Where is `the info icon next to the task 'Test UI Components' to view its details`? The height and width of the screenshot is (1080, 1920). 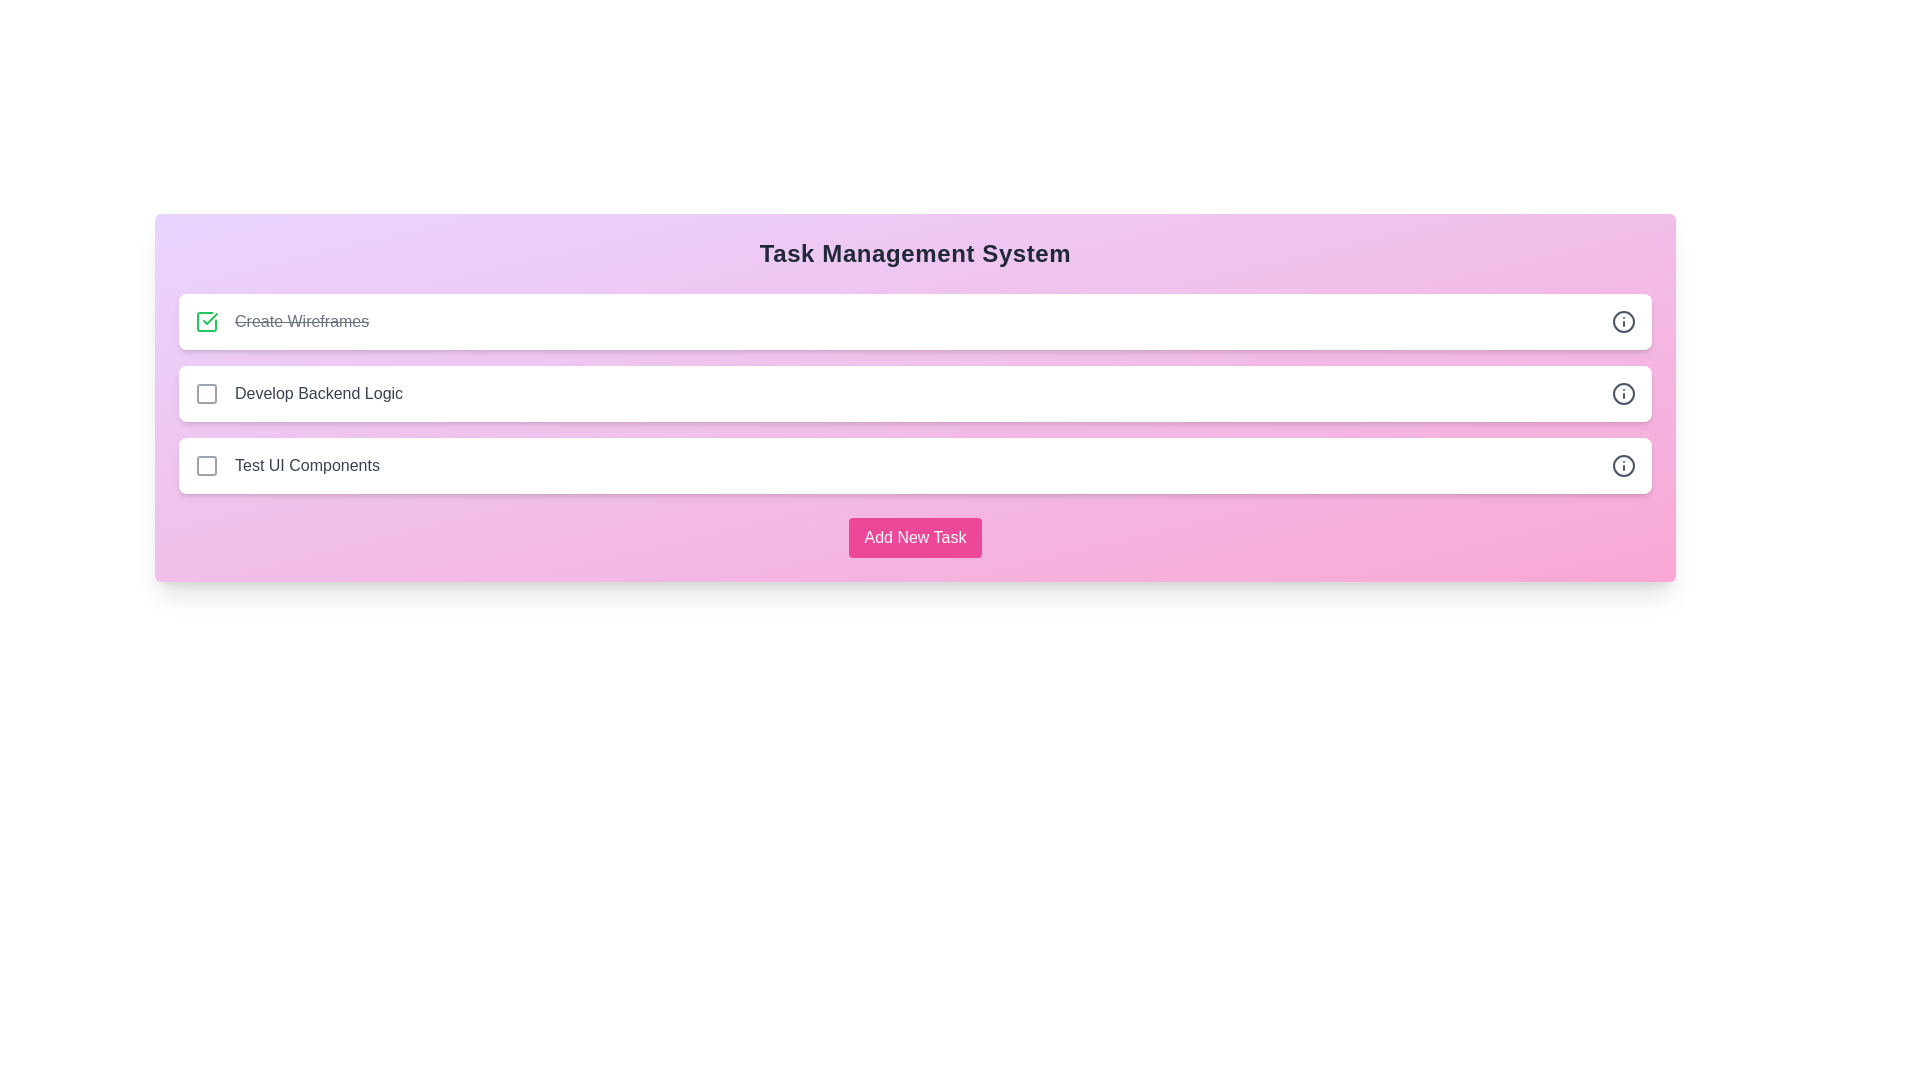
the info icon next to the task 'Test UI Components' to view its details is located at coordinates (1623, 466).